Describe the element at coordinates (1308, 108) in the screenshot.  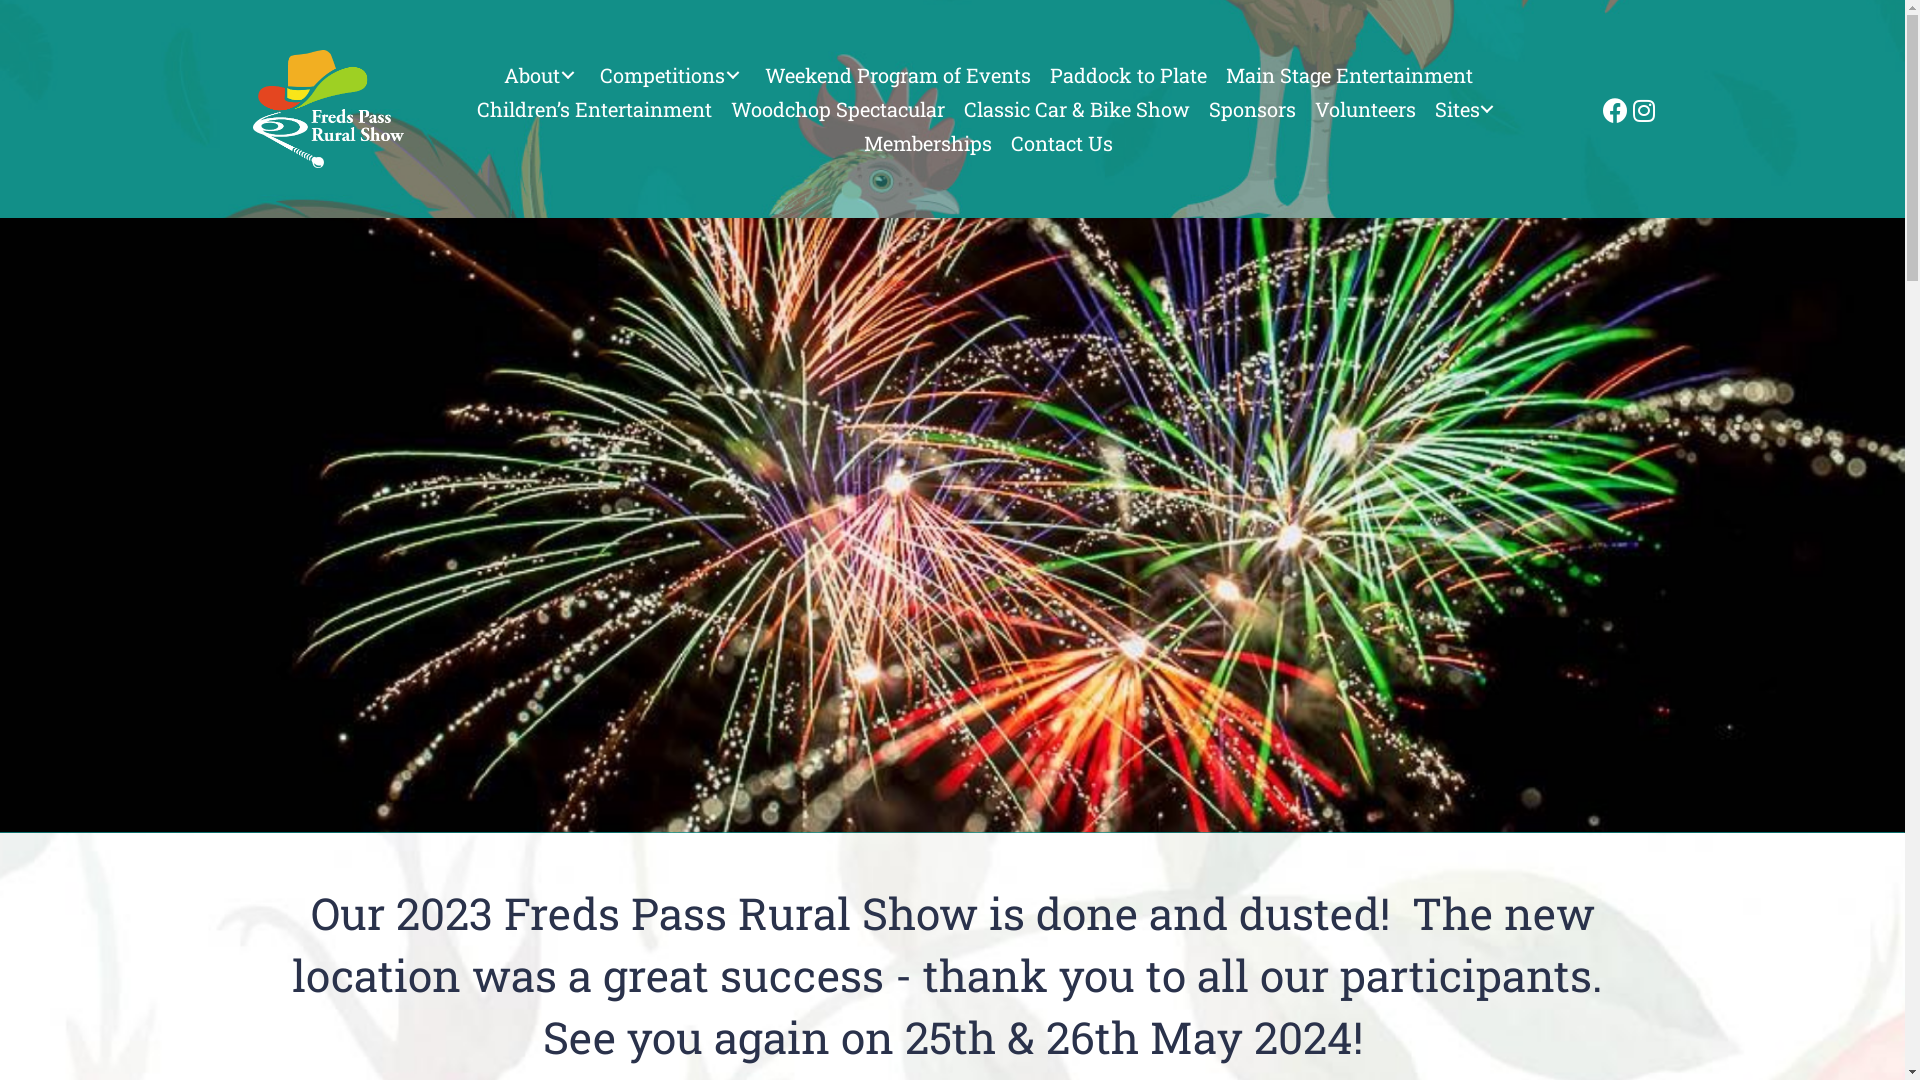
I see `'Volunteers'` at that location.